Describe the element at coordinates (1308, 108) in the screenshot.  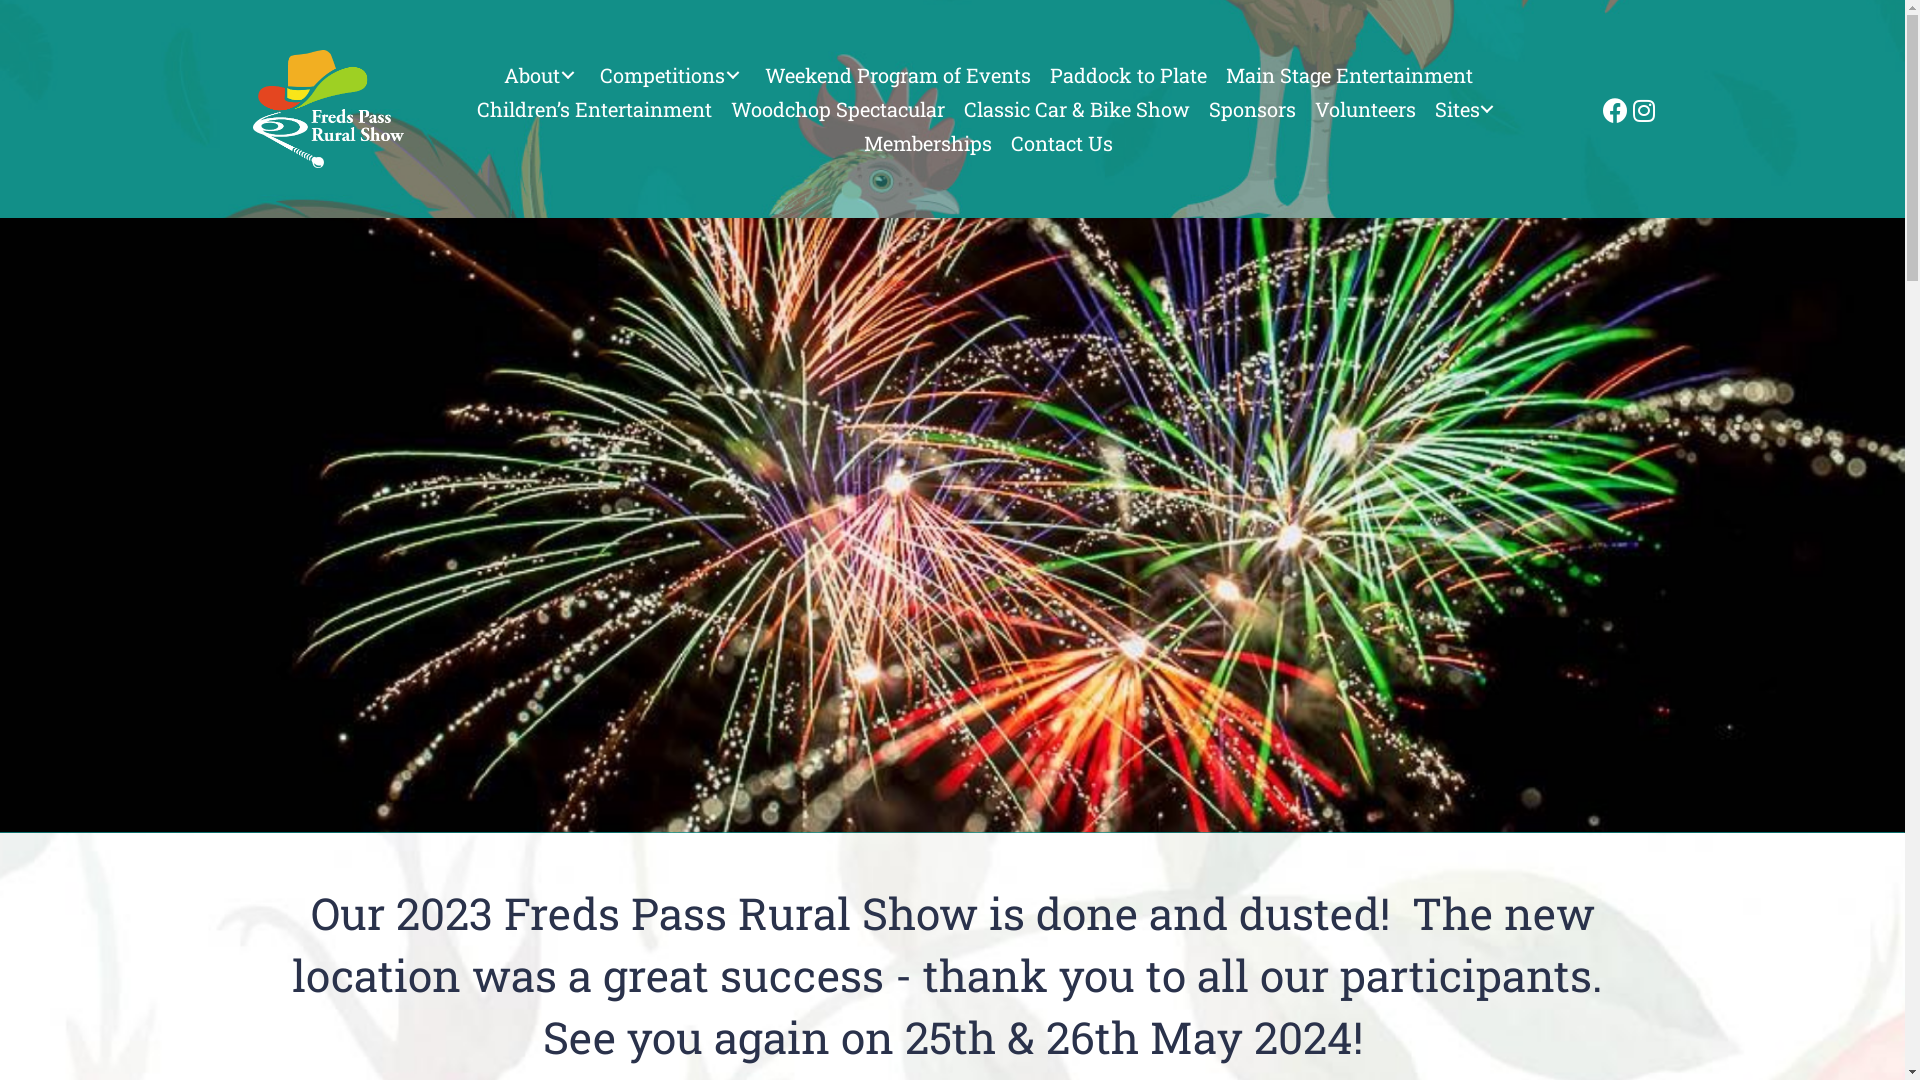
I see `'Volunteers'` at that location.